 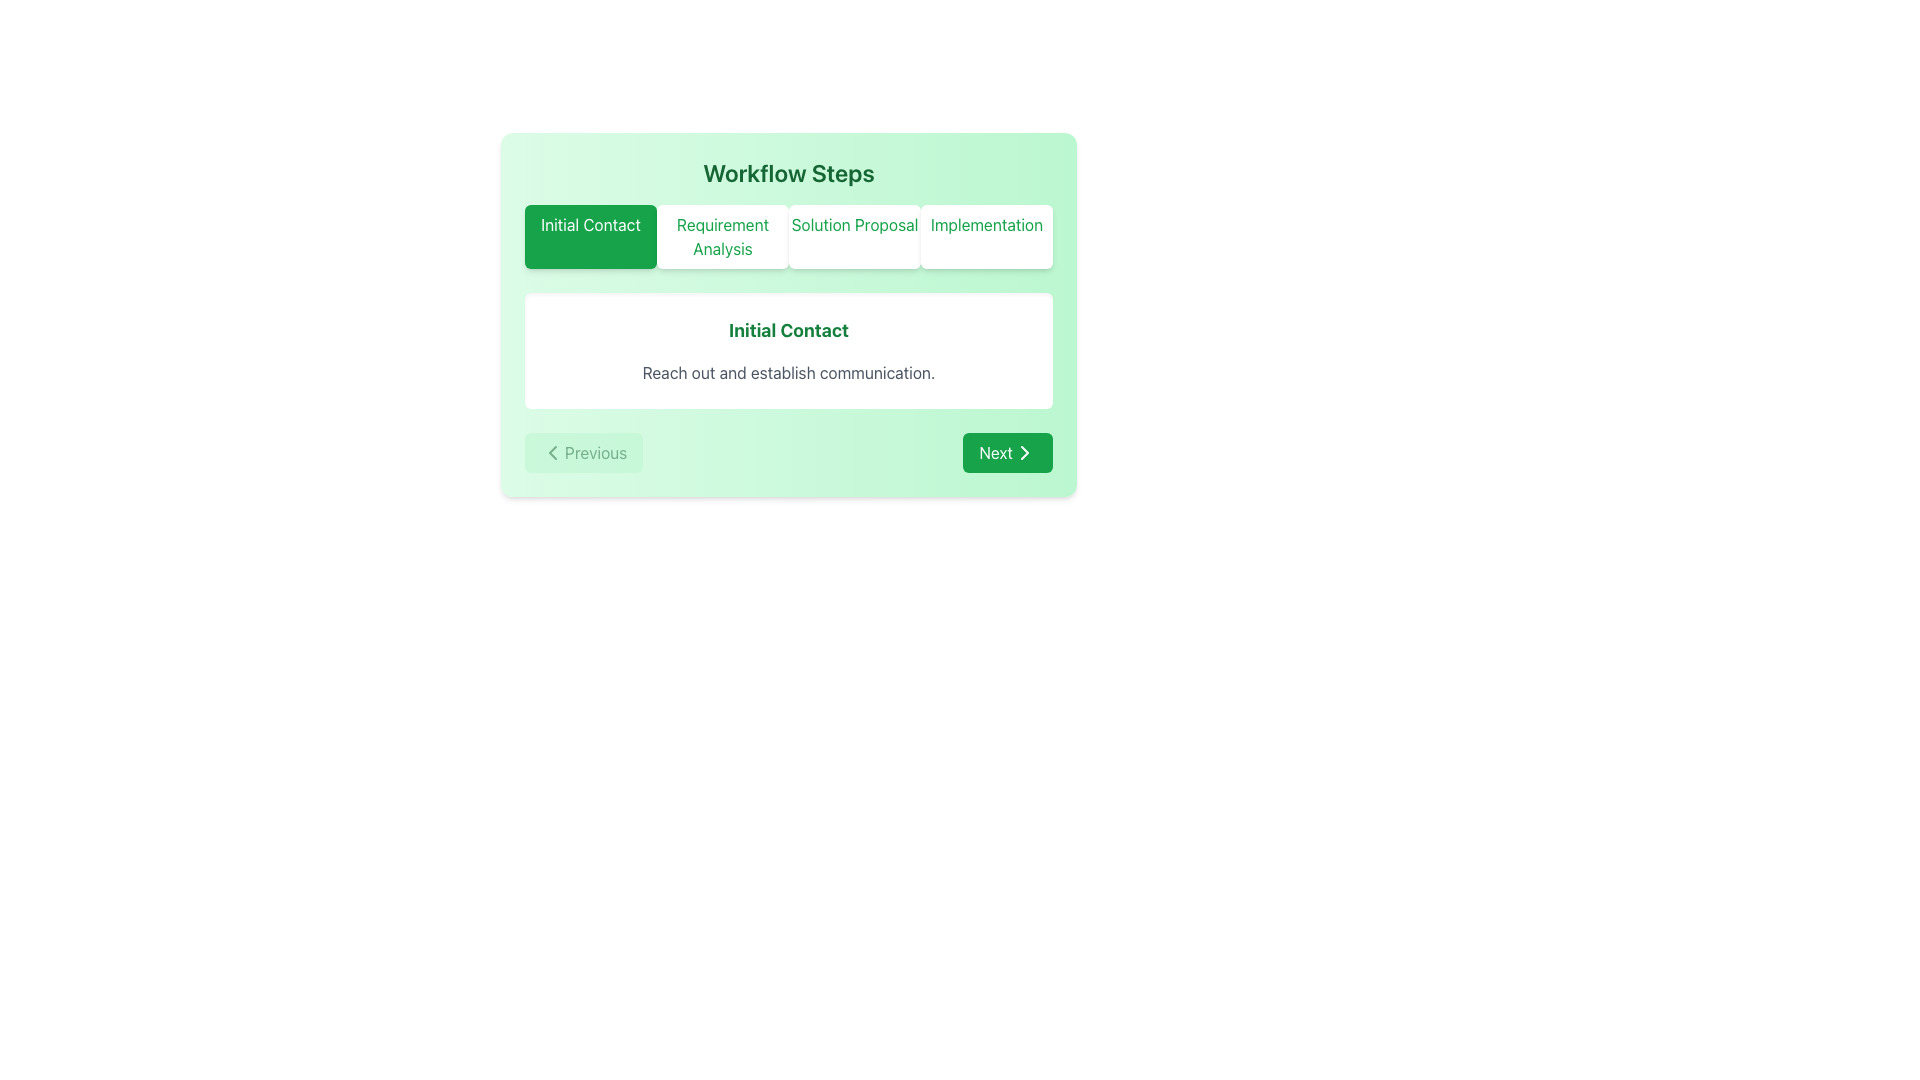 What do you see at coordinates (722, 235) in the screenshot?
I see `the button labeled 'Requirement Analysis' with light green text and a white background, which is the second button in the Workflow Steps section` at bounding box center [722, 235].